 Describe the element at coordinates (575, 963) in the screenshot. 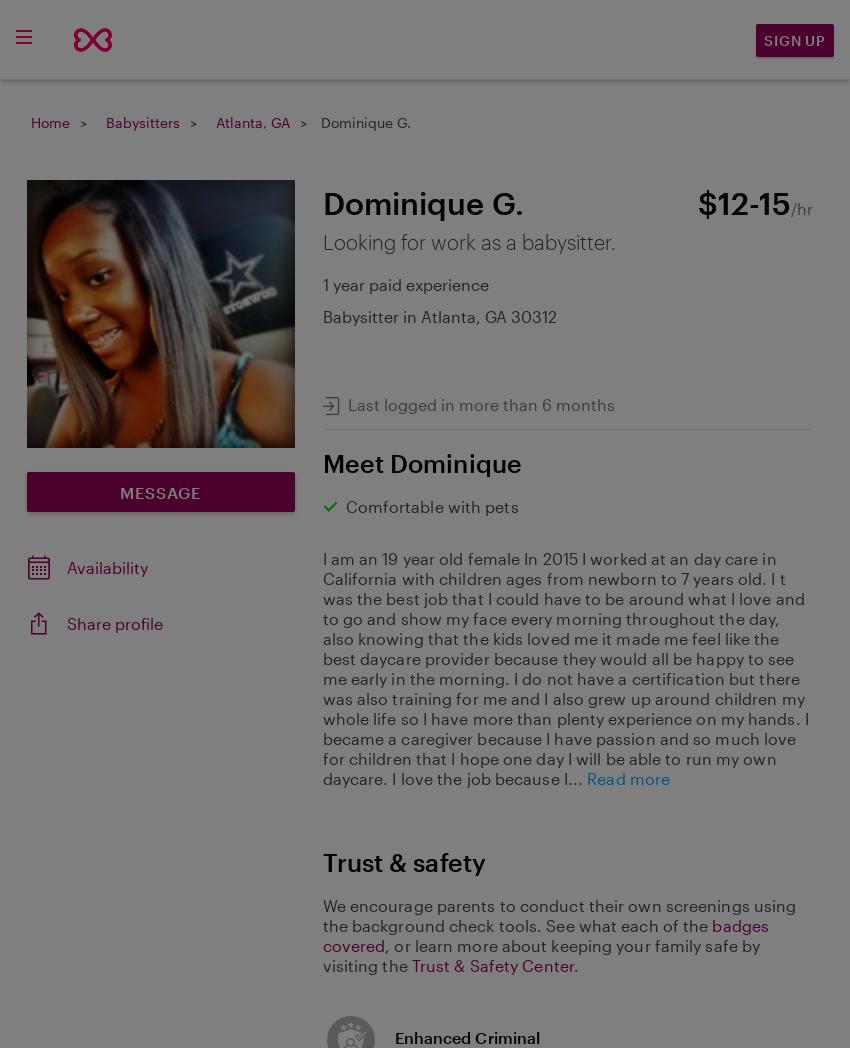

I see `'.'` at that location.